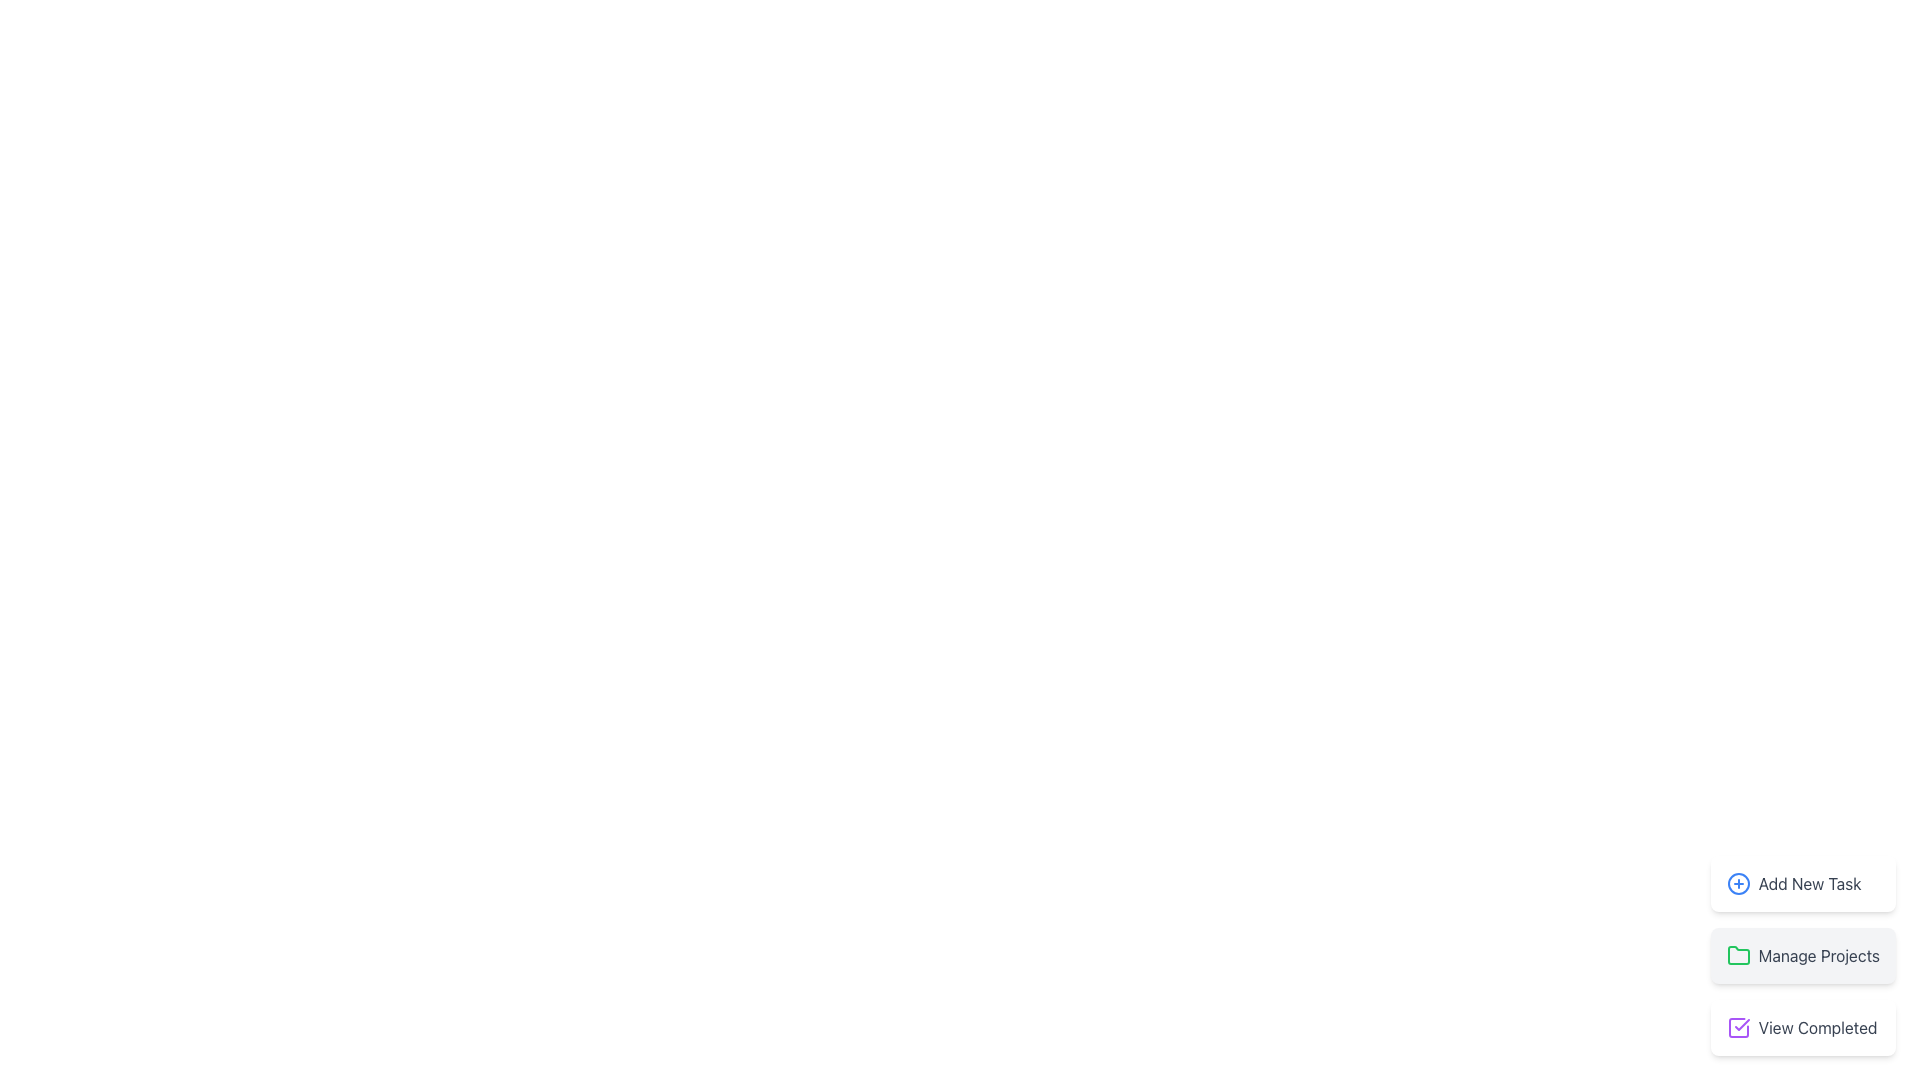  Describe the element at coordinates (1737, 882) in the screenshot. I see `the Icon Button that is located to the left of the text 'Add New Task' in the application` at that location.